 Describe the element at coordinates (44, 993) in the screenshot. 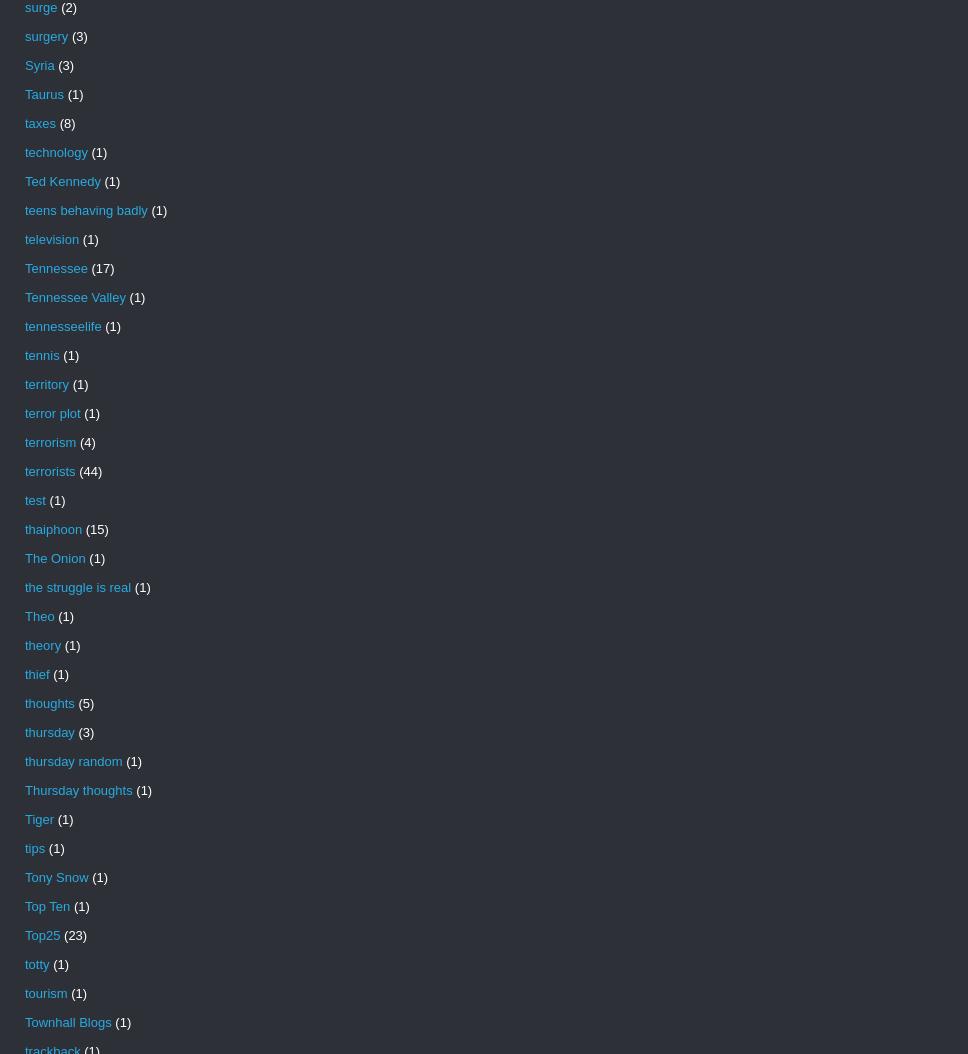

I see `'tourism'` at that location.